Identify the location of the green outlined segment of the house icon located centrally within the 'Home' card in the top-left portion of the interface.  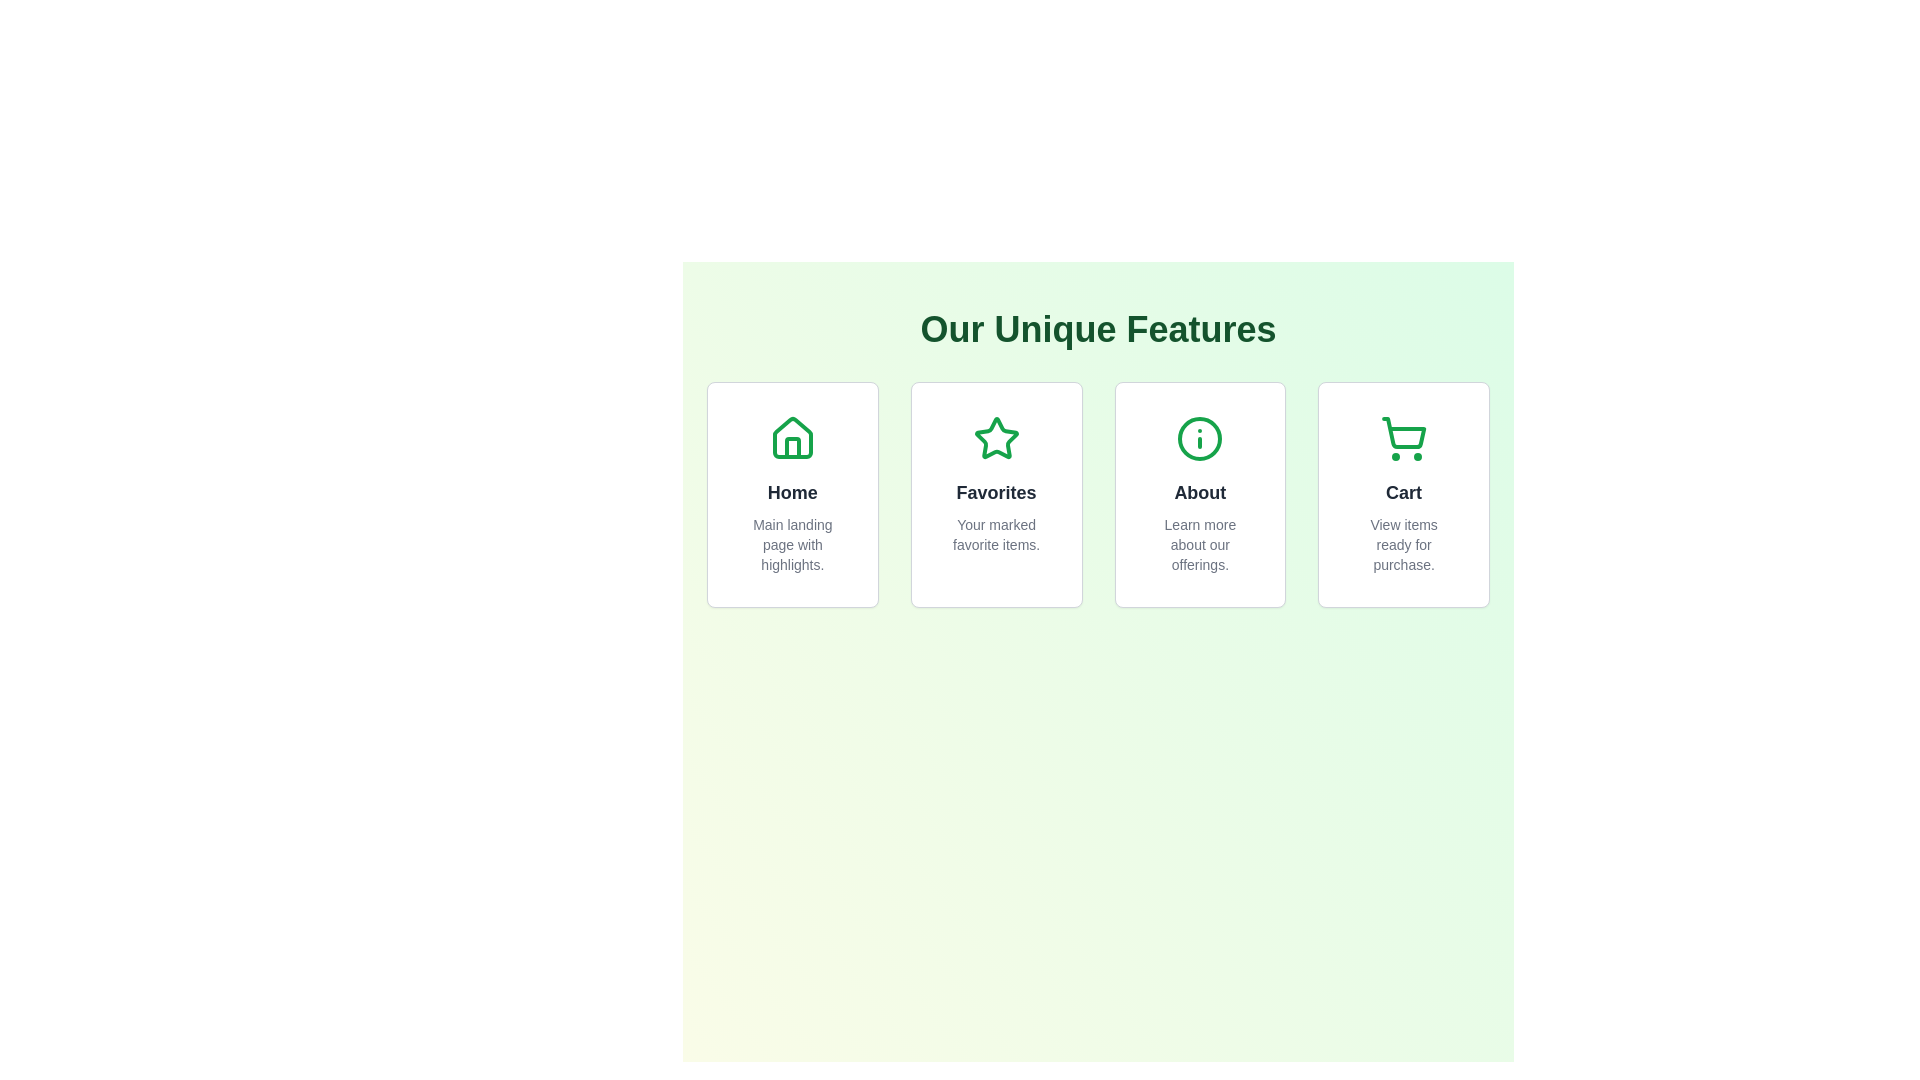
(791, 446).